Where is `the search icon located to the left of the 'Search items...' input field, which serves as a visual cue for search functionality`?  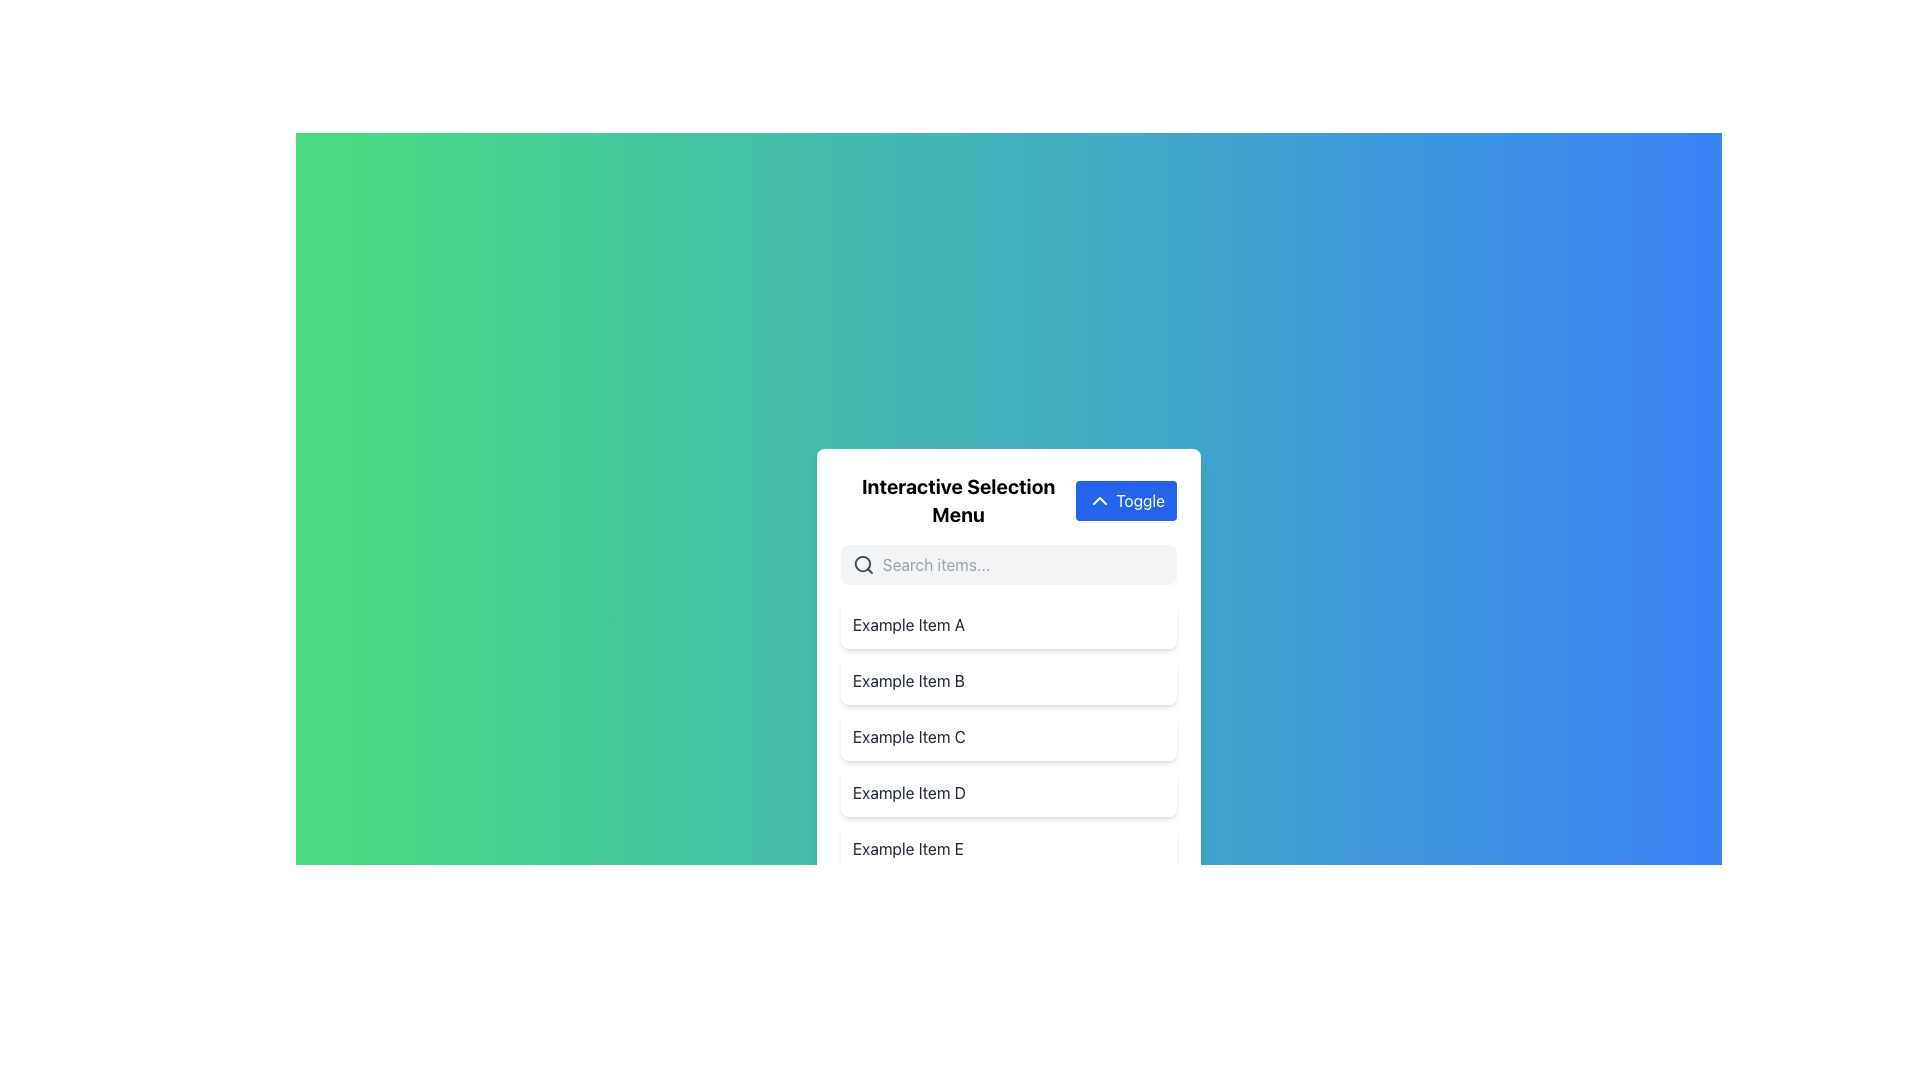 the search icon located to the left of the 'Search items...' input field, which serves as a visual cue for search functionality is located at coordinates (863, 564).